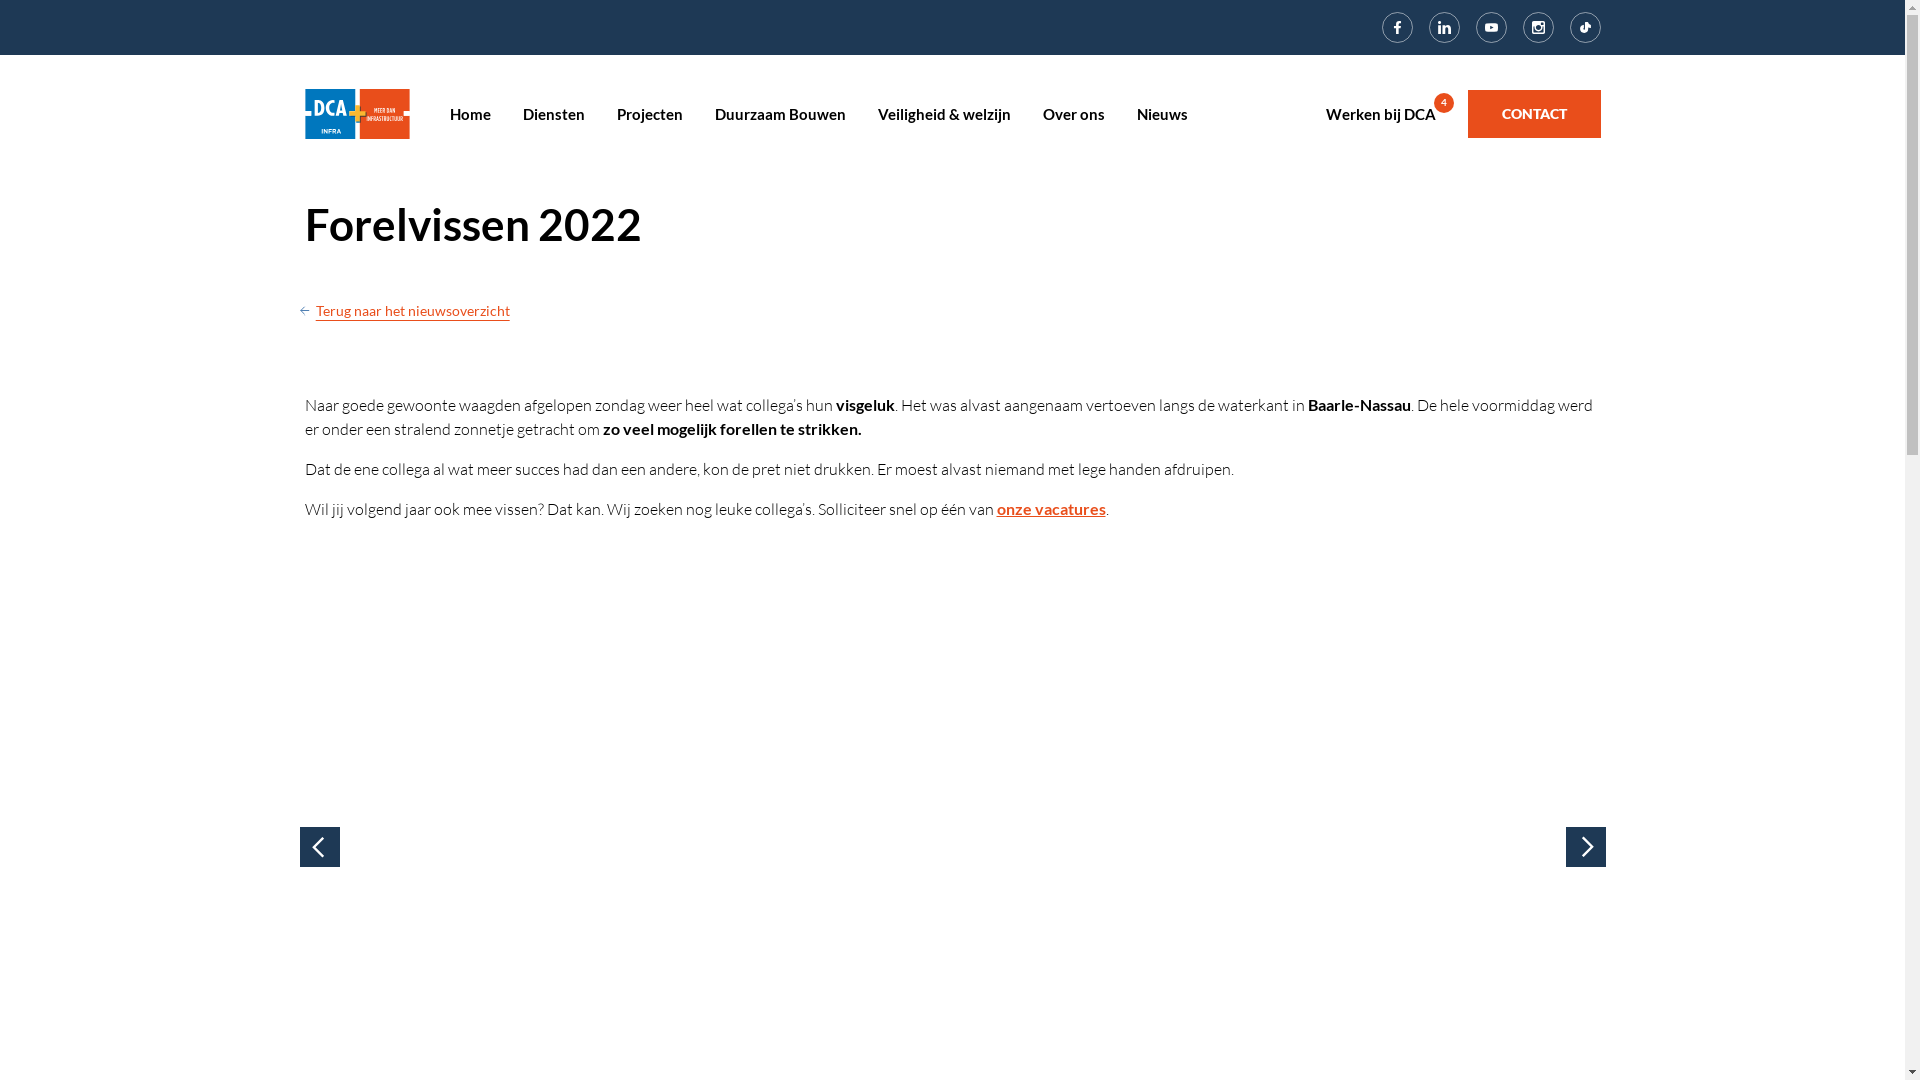 Image resolution: width=1920 pixels, height=1080 pixels. I want to click on 'Diensten', so click(522, 114).